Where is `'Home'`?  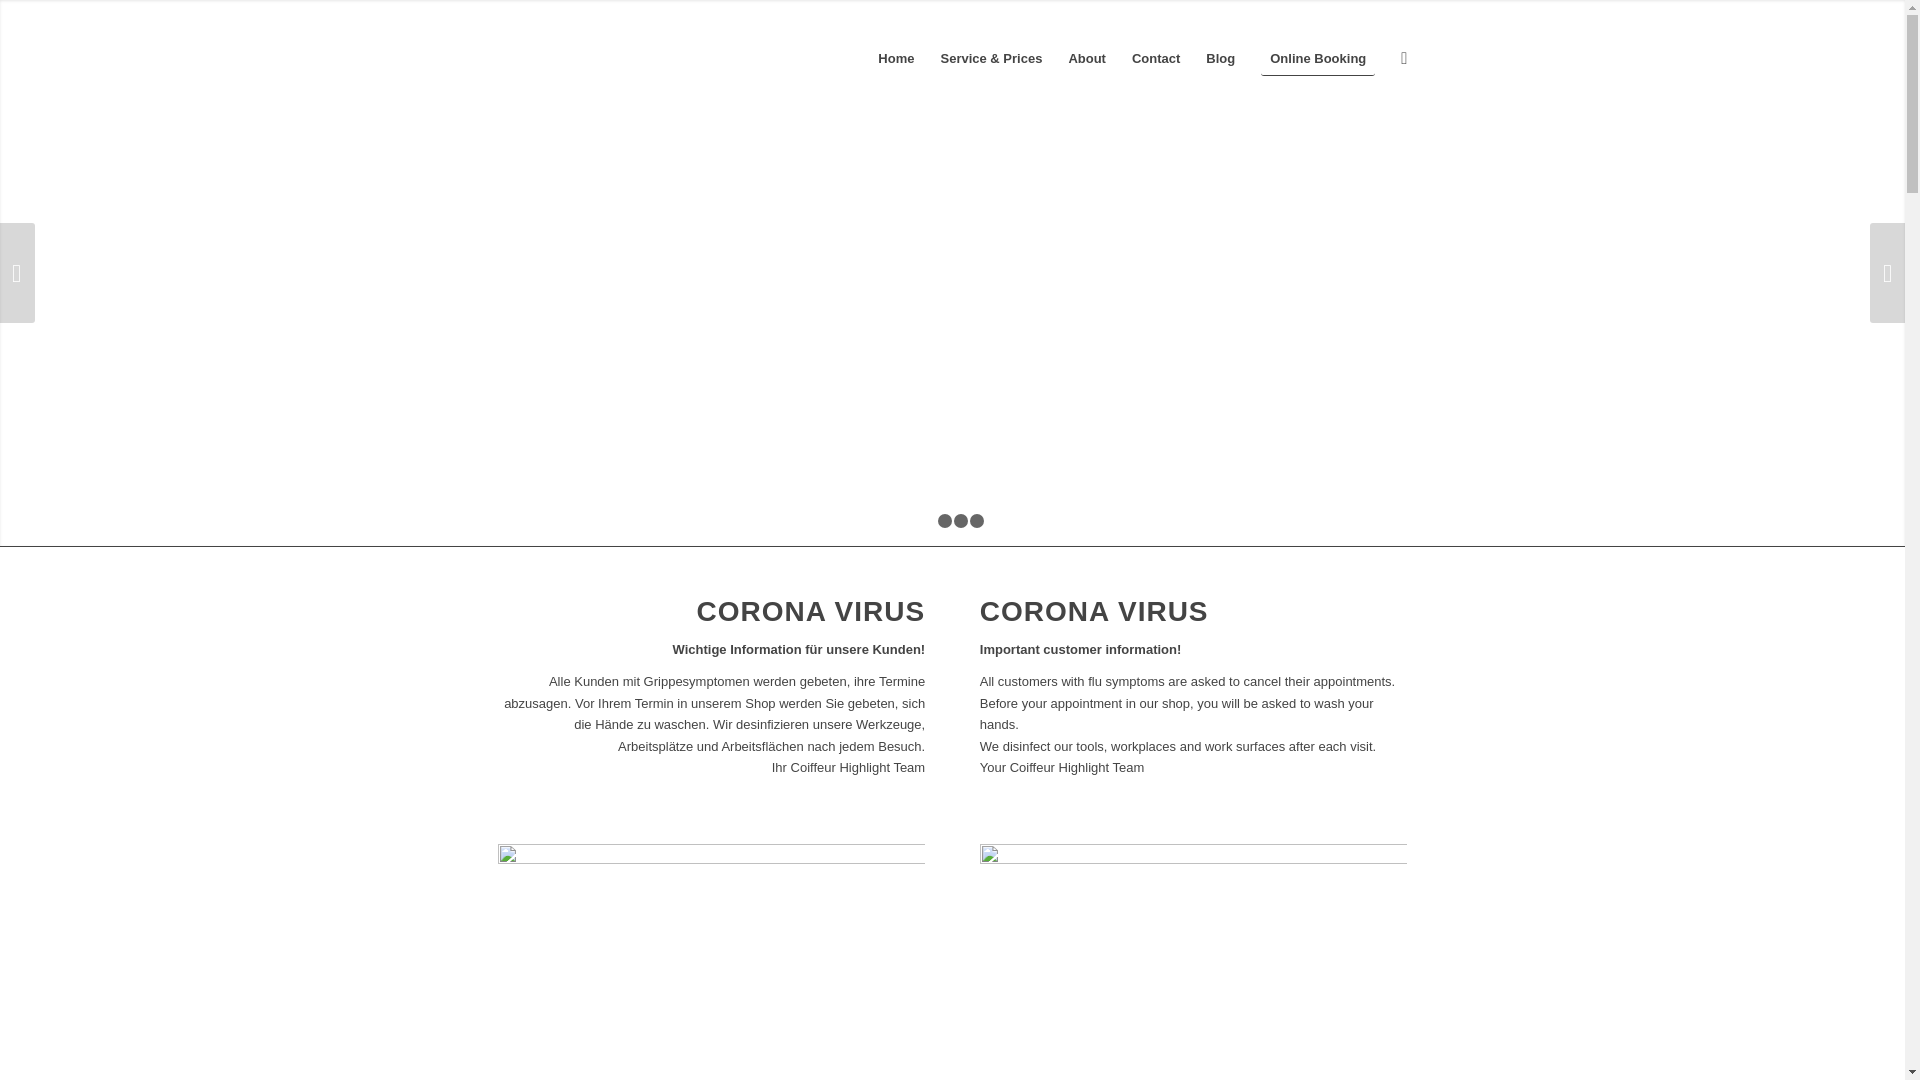
'Home' is located at coordinates (895, 57).